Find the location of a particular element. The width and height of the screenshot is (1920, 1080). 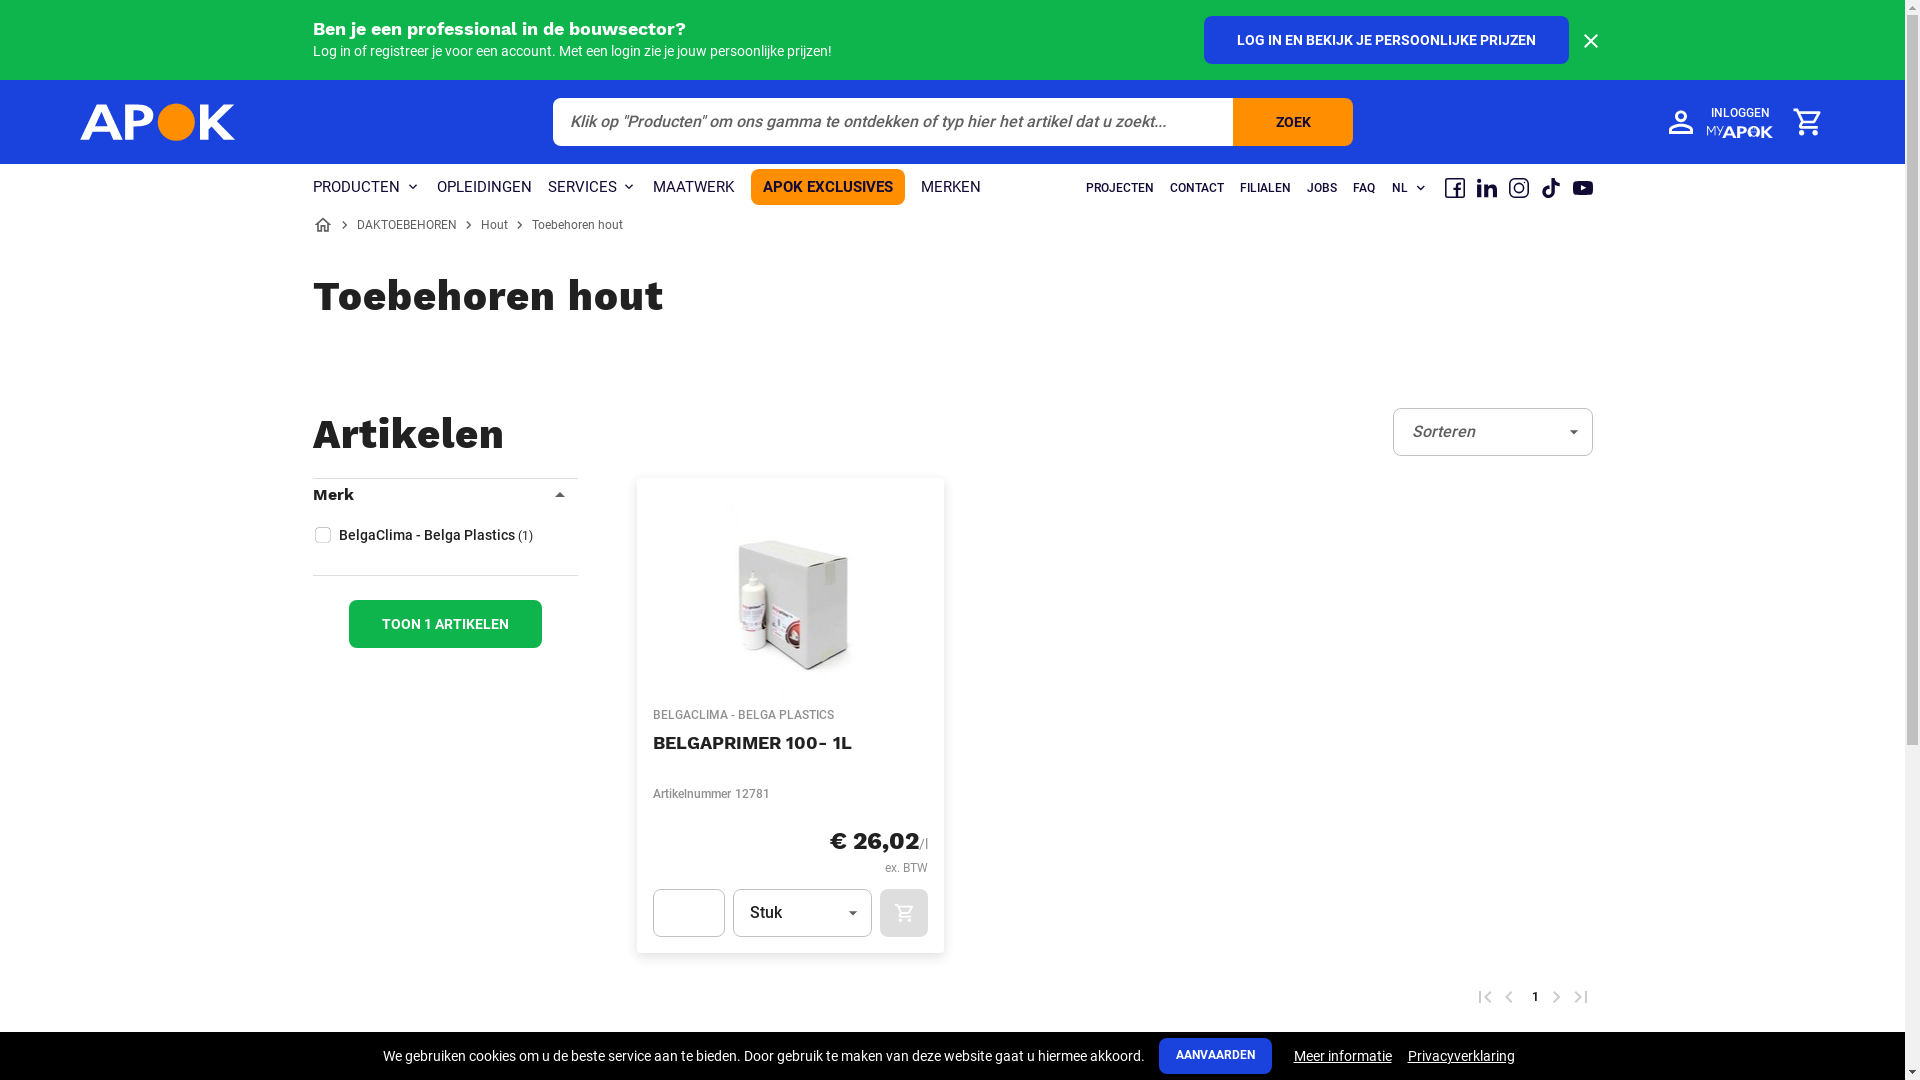

'PRODUCTEN' is located at coordinates (365, 187).